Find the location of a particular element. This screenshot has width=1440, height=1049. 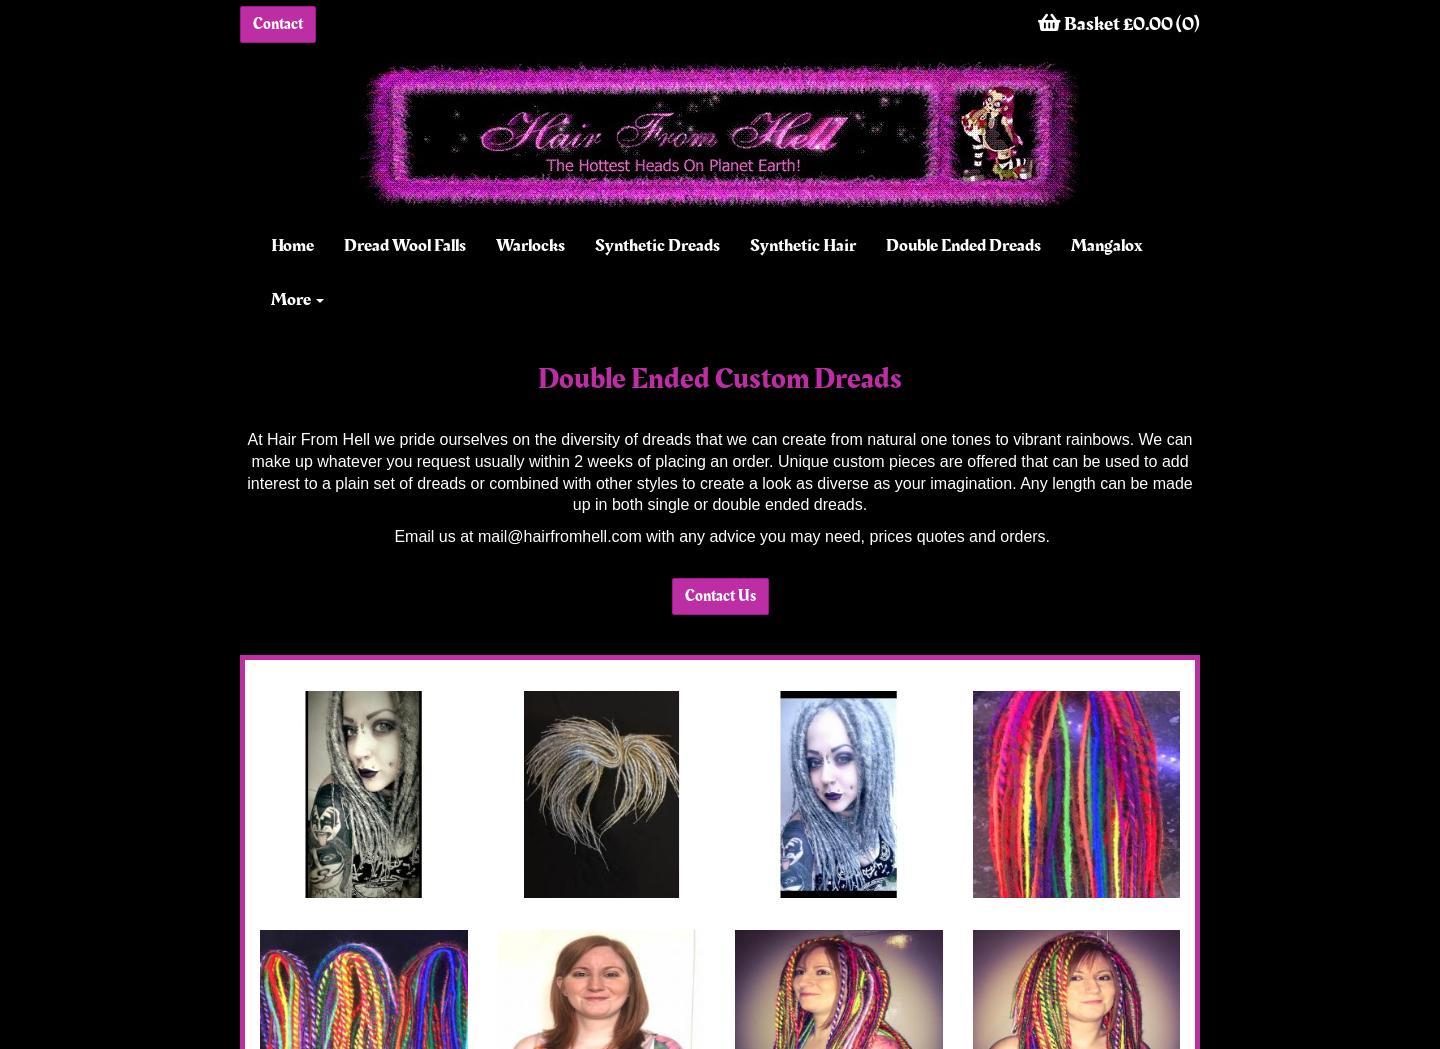

'Email us at mail@hairfromhell.com with any advice you may need, prices quotes and orders.' is located at coordinates (719, 536).